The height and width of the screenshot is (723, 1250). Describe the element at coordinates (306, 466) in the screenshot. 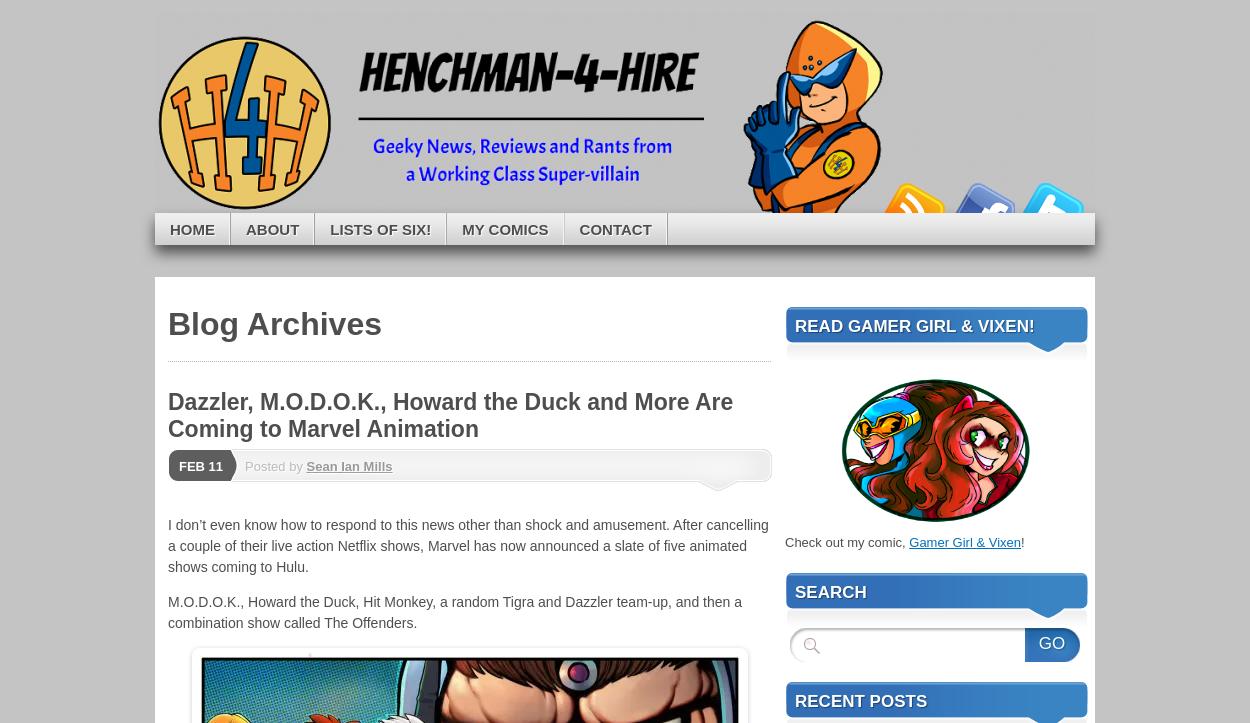

I see `'Sean Ian Mills'` at that location.